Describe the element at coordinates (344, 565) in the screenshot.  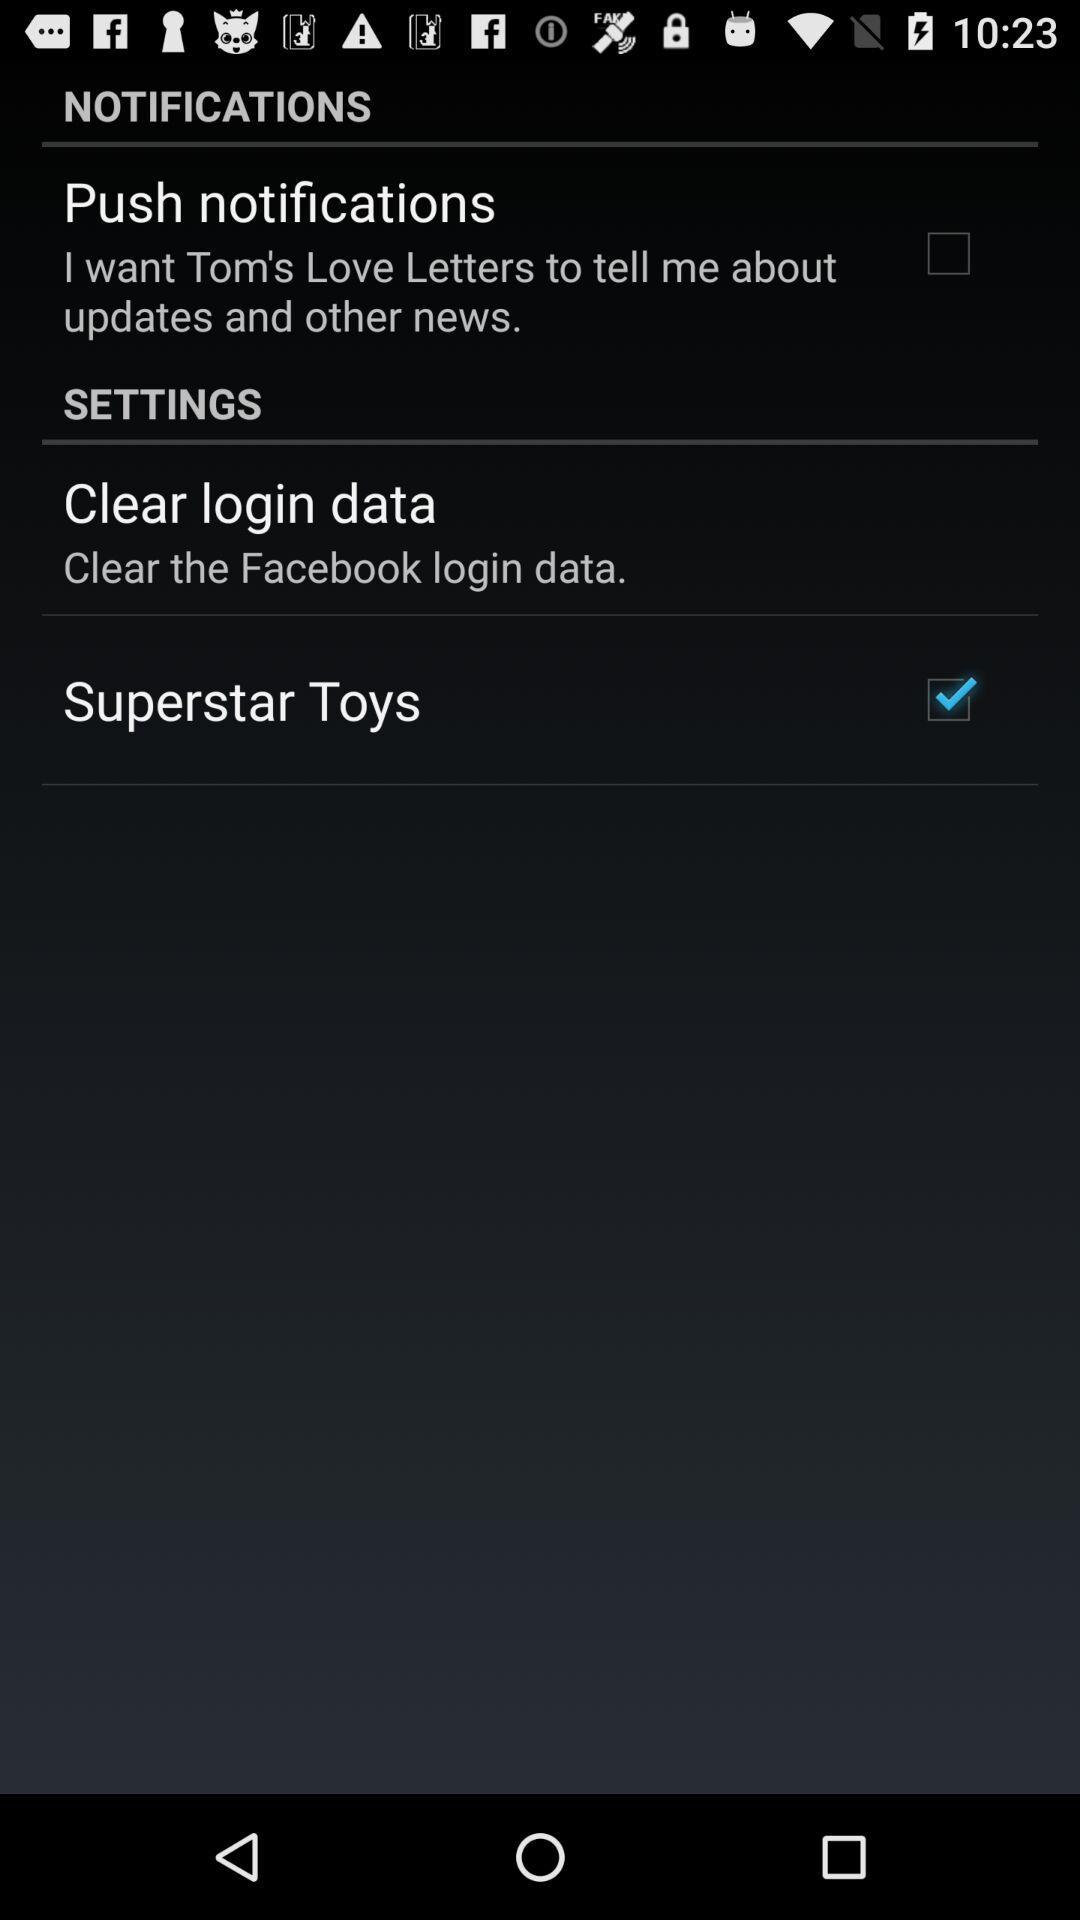
I see `the item below clear login data item` at that location.